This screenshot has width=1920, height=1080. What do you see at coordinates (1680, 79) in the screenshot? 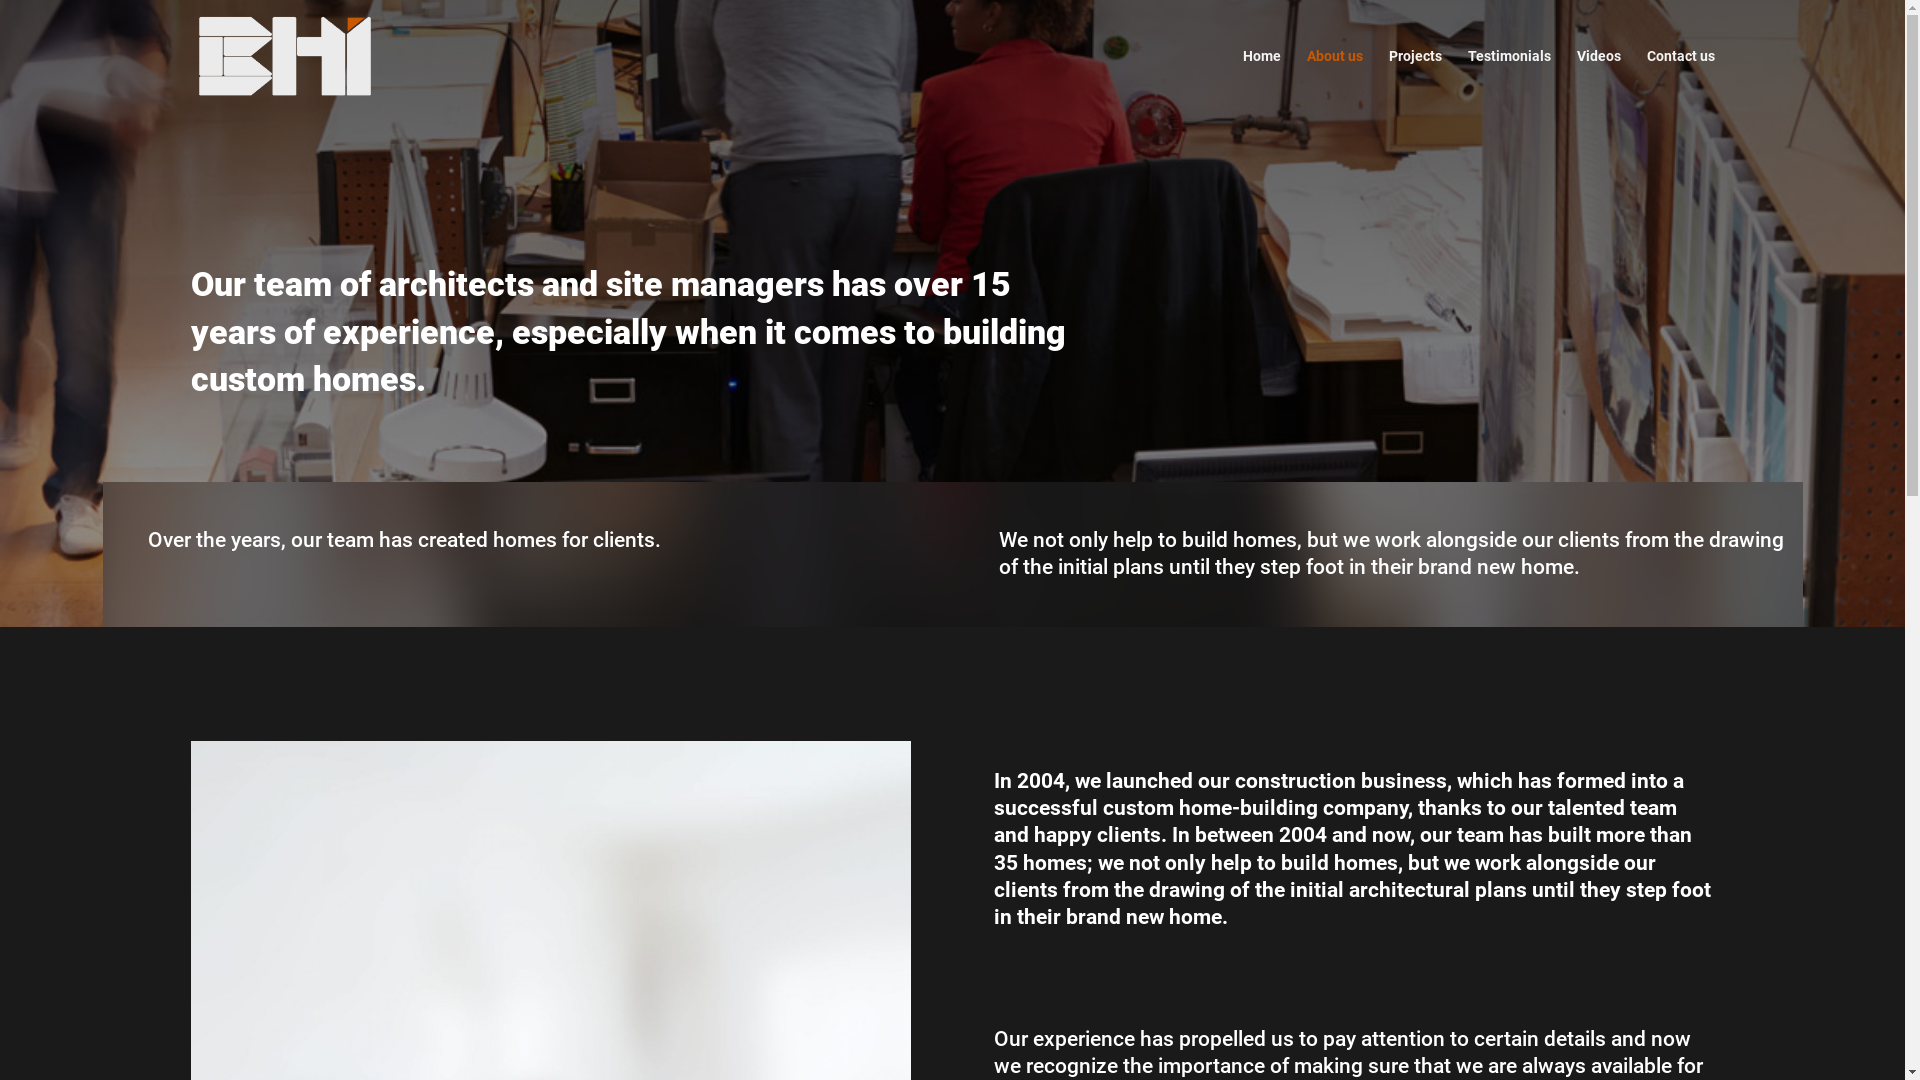
I see `'Contact us'` at bounding box center [1680, 79].